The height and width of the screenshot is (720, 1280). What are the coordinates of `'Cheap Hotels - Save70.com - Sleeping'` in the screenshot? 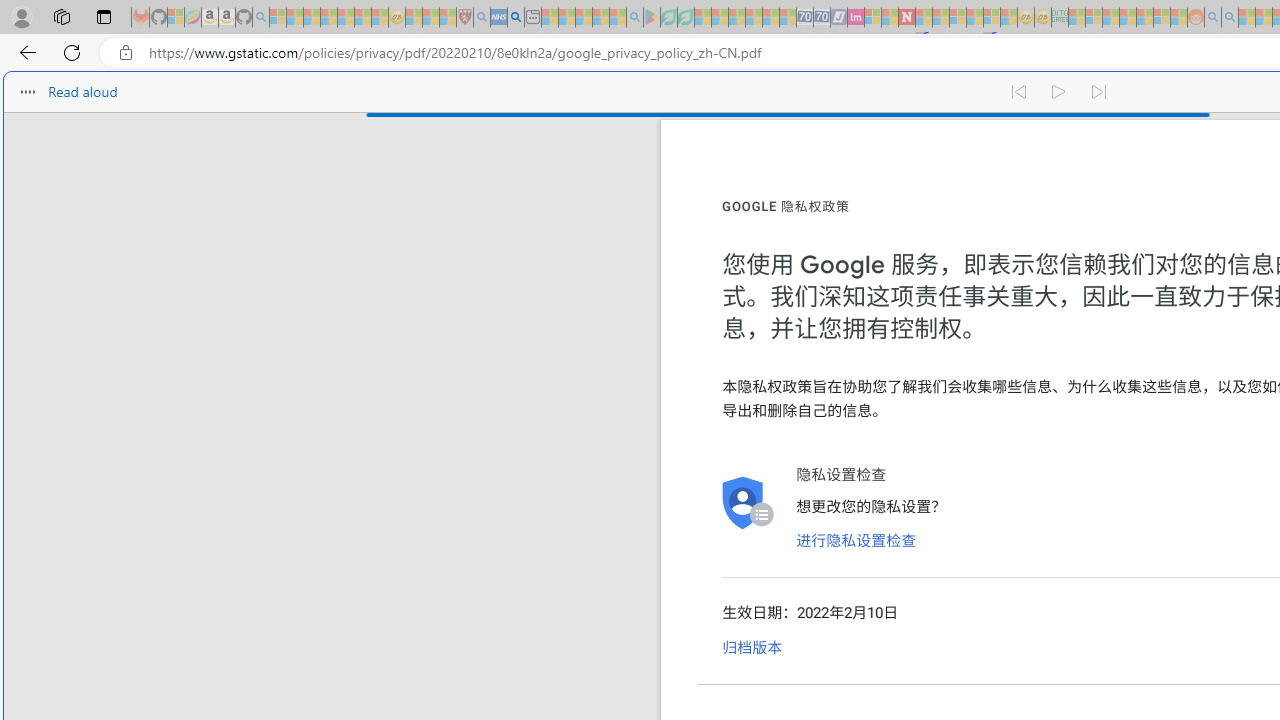 It's located at (821, 17).